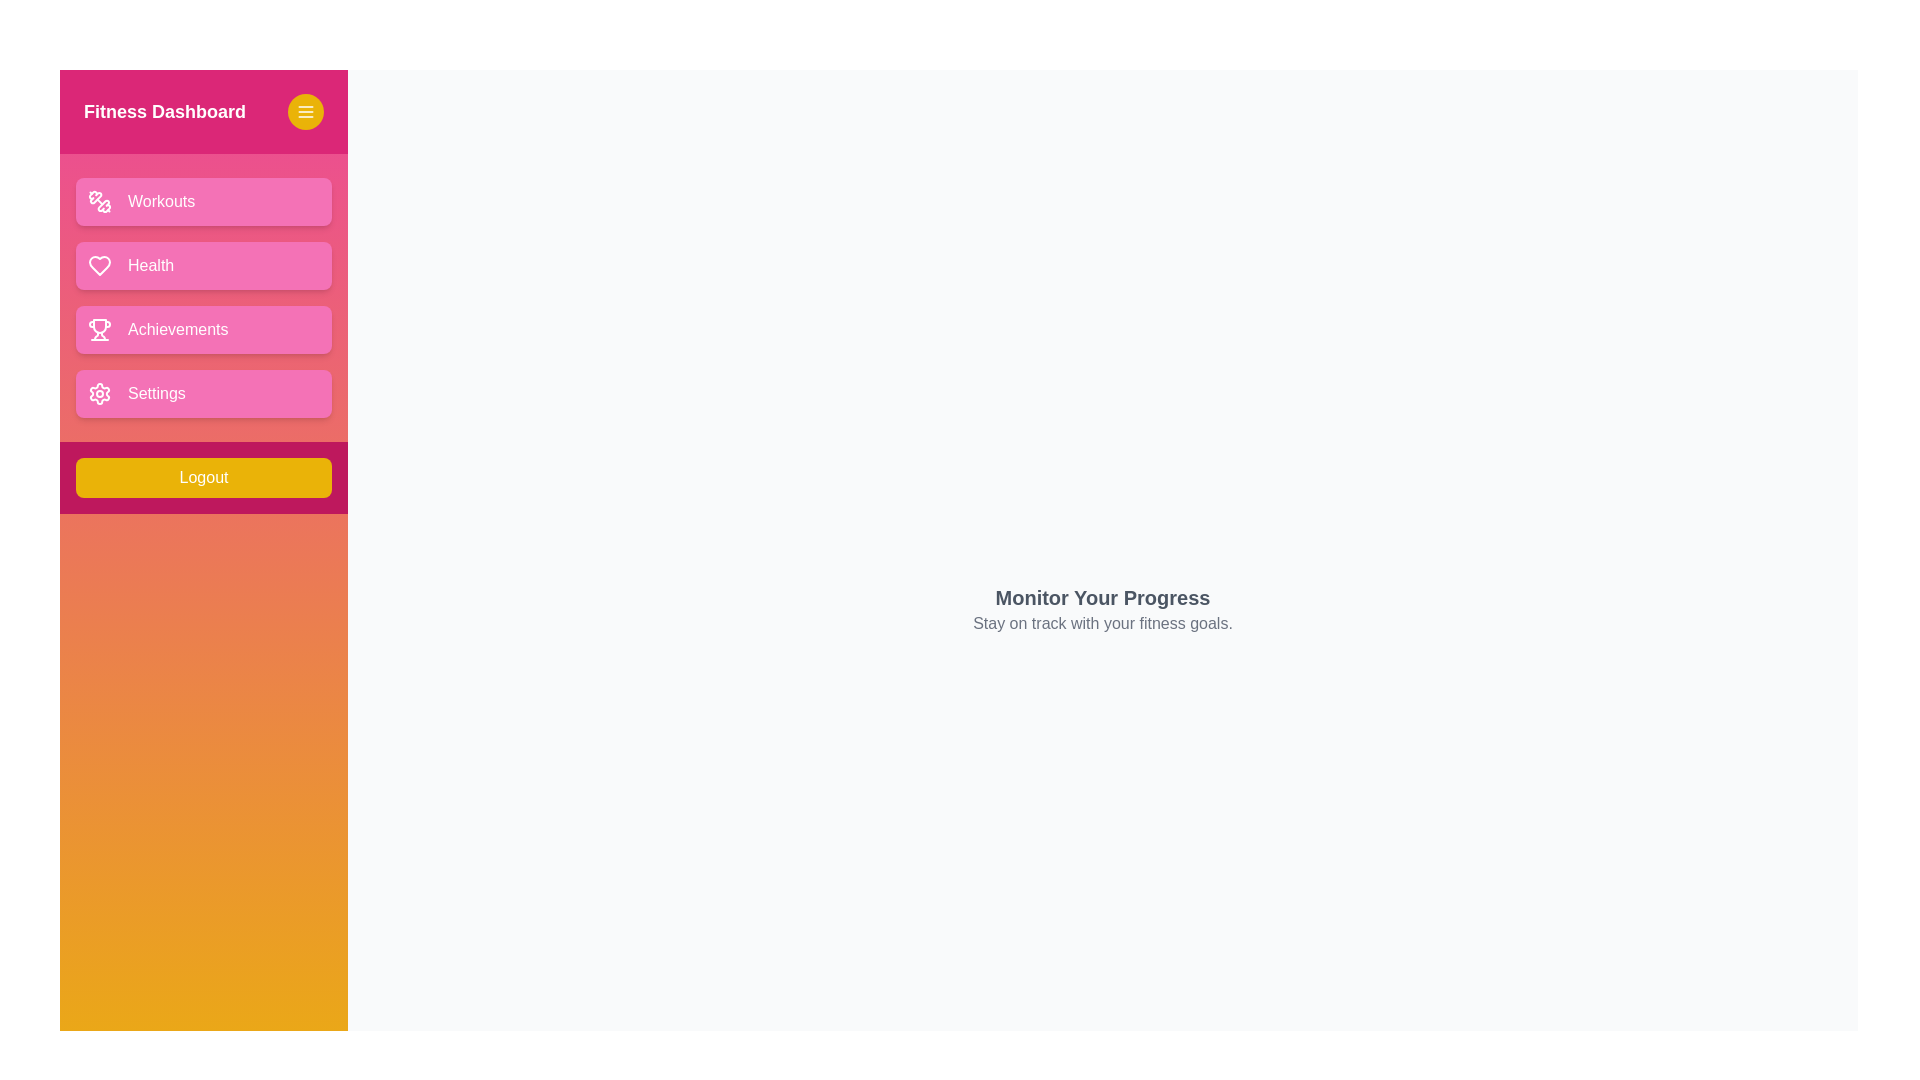  Describe the element at coordinates (203, 201) in the screenshot. I see `the 'Workouts' button` at that location.